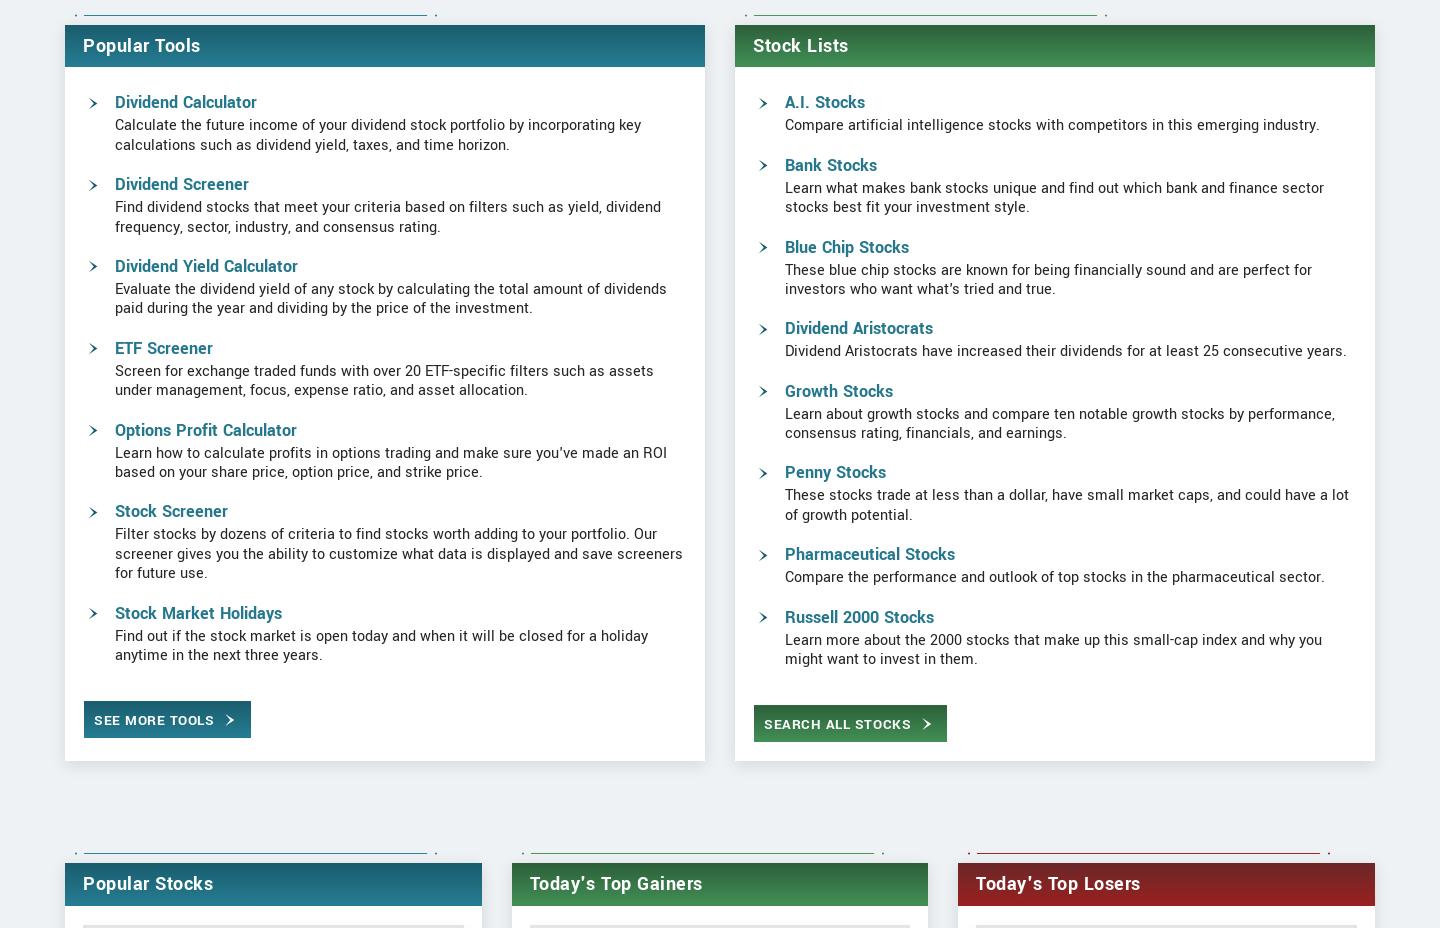 This screenshot has height=928, width=1440. Describe the element at coordinates (784, 619) in the screenshot. I see `'Pharmaceutical Stocks'` at that location.